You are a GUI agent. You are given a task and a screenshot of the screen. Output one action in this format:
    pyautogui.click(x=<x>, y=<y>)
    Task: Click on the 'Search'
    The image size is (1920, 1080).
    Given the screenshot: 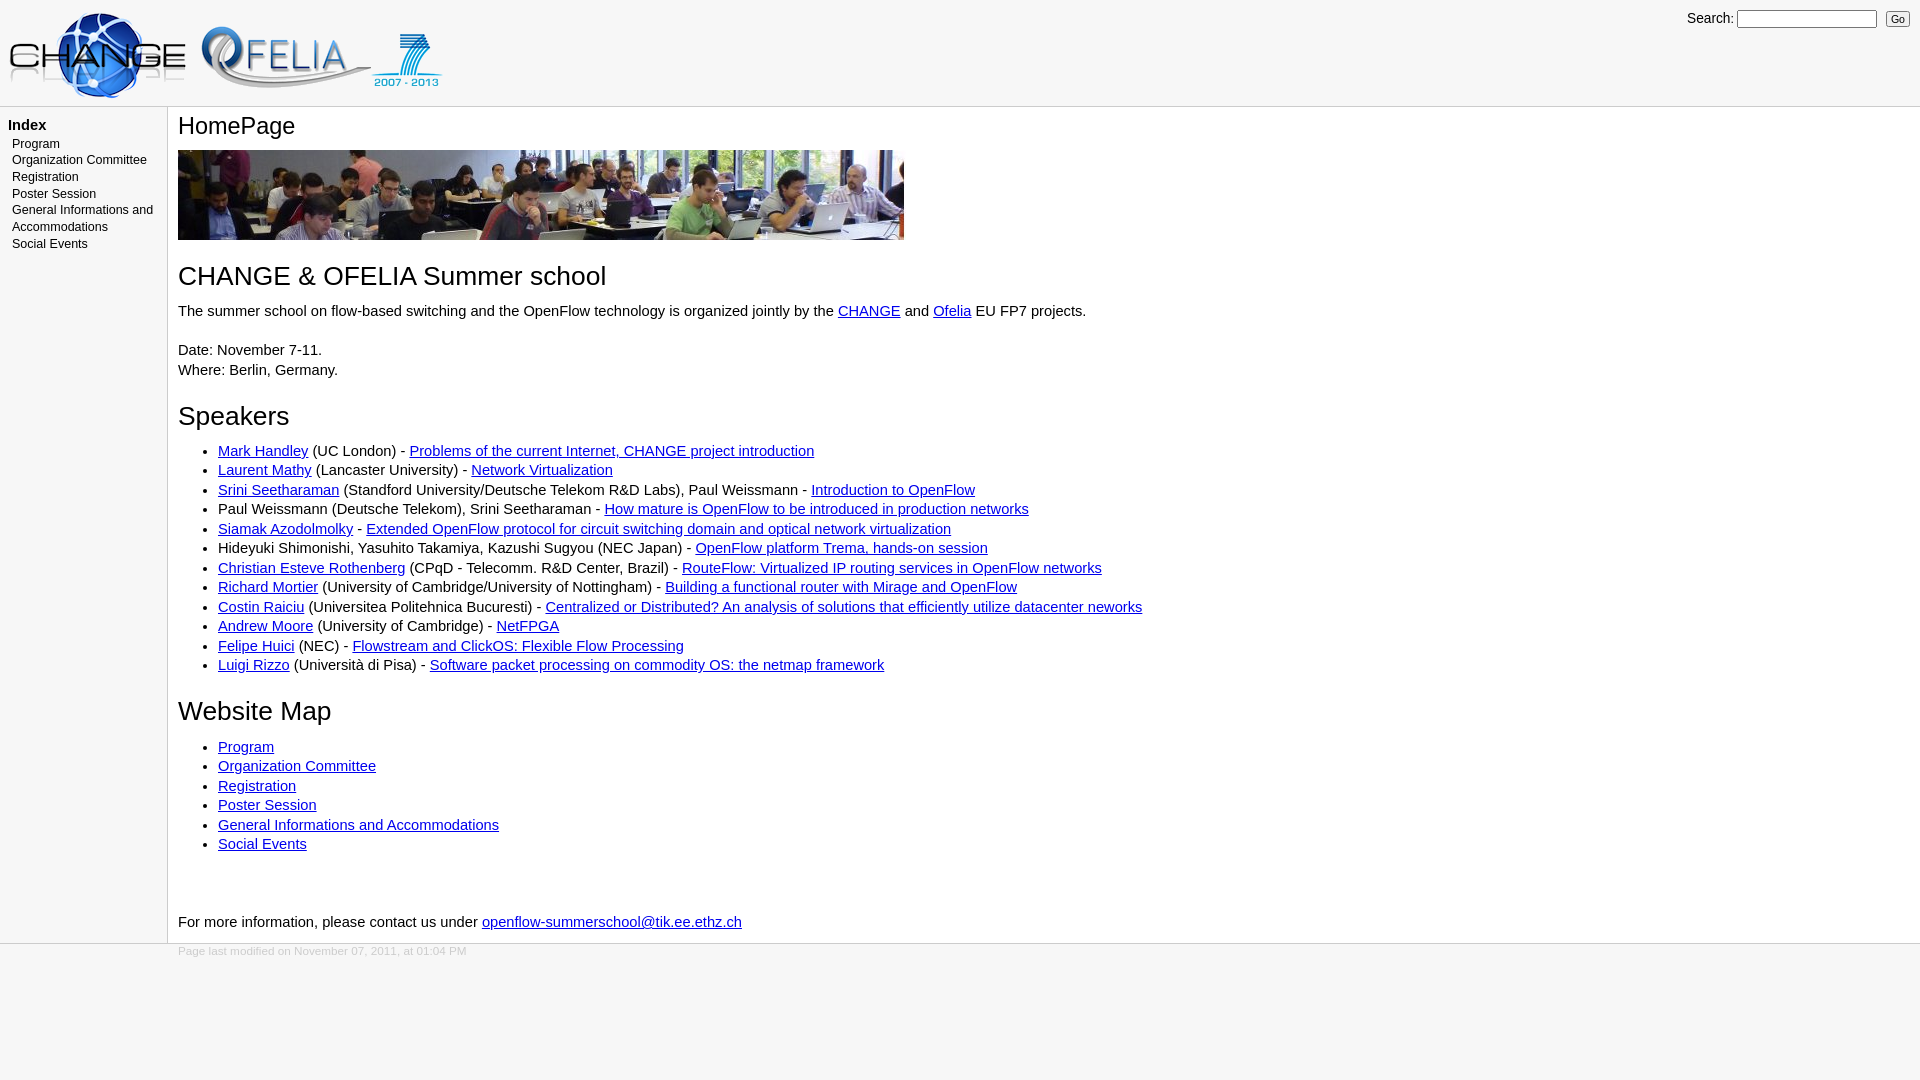 What is the action you would take?
    pyautogui.click(x=1707, y=18)
    